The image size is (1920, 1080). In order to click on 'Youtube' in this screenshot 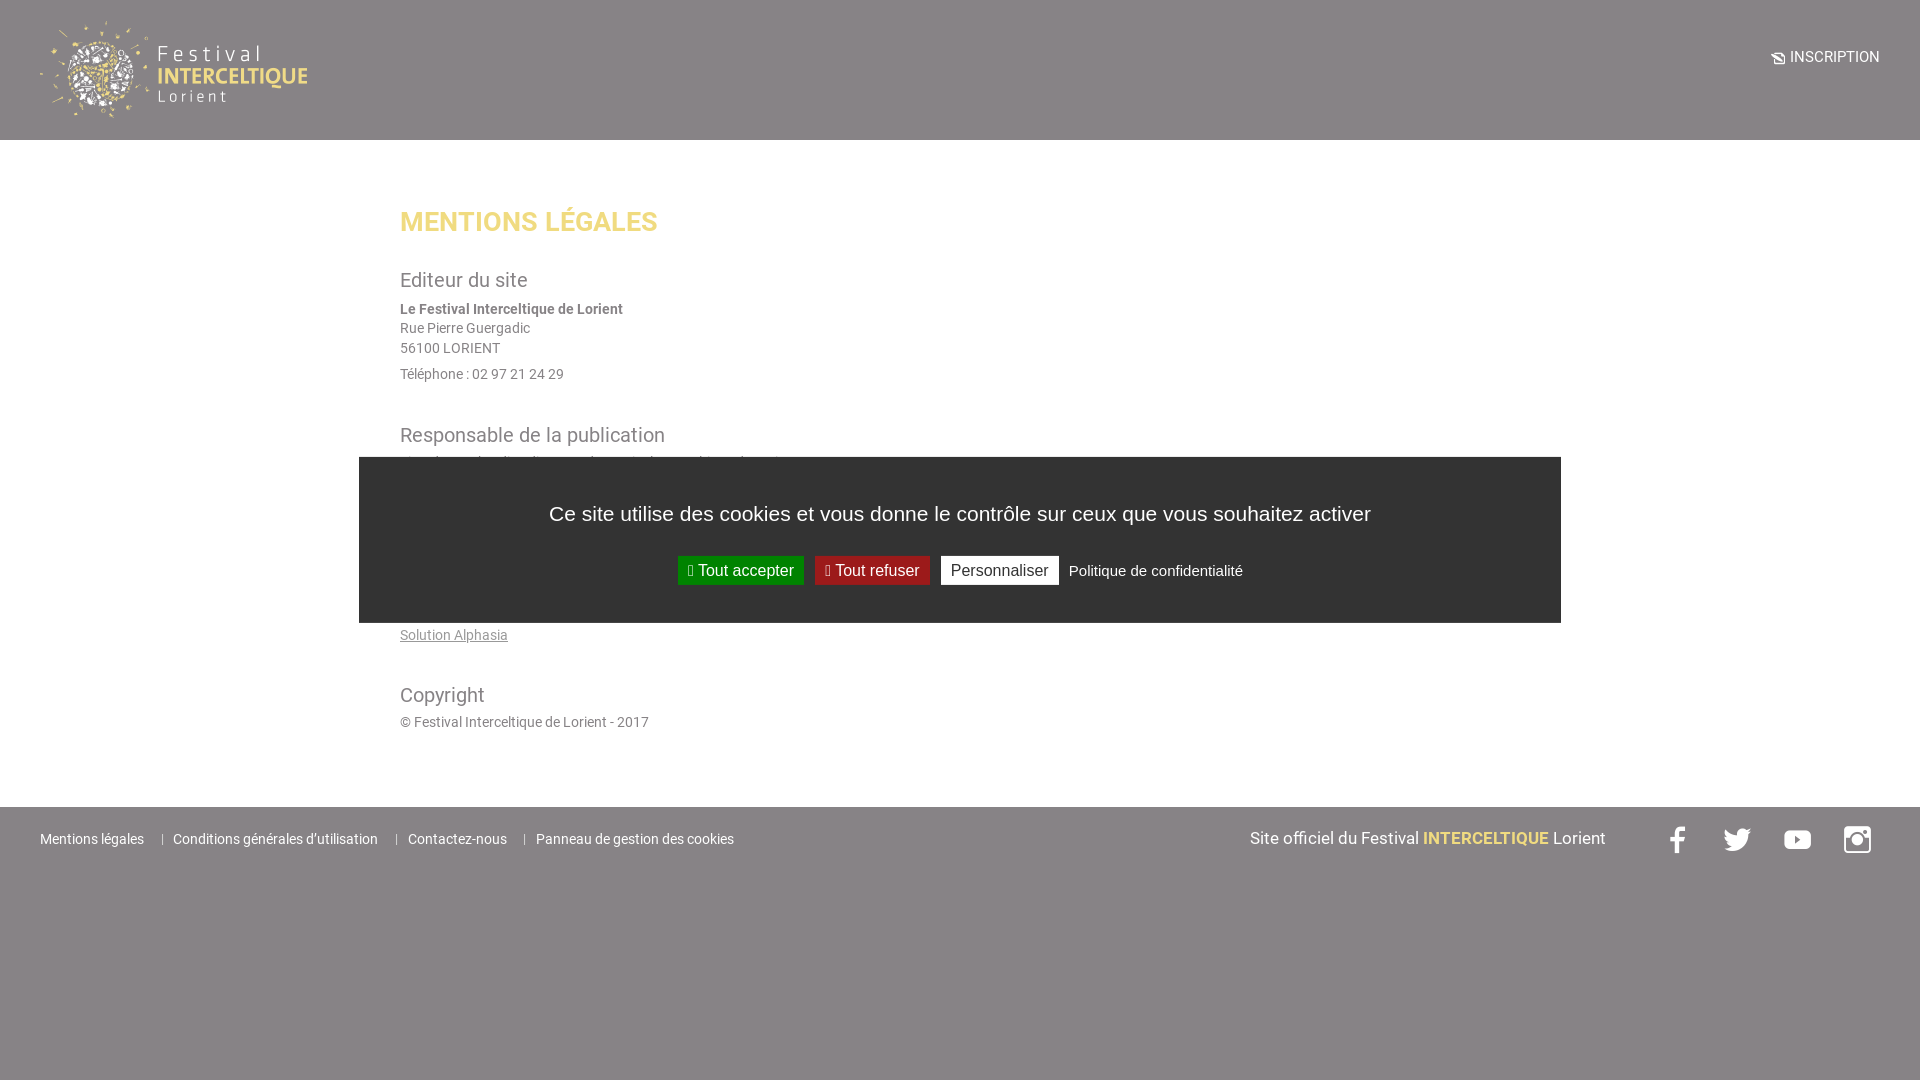, I will do `click(1800, 839)`.